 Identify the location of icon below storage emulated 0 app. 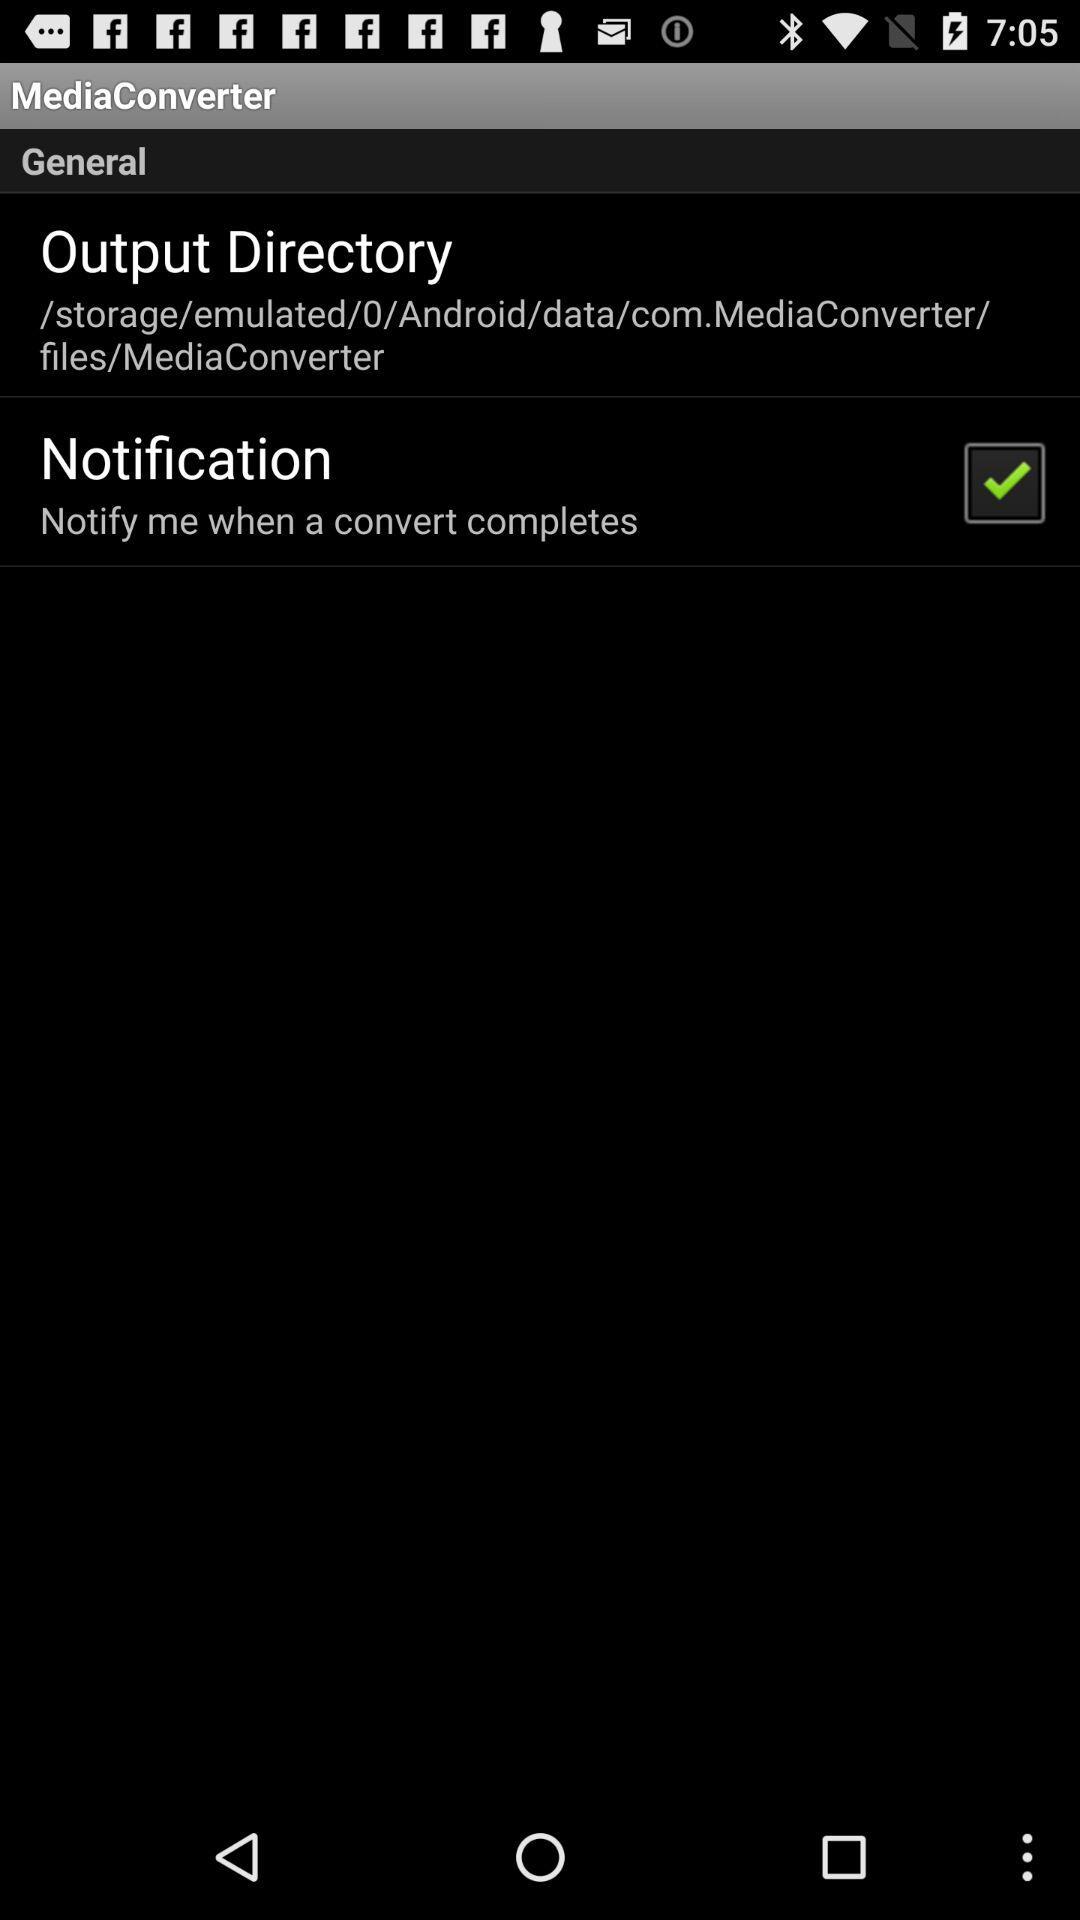
(186, 455).